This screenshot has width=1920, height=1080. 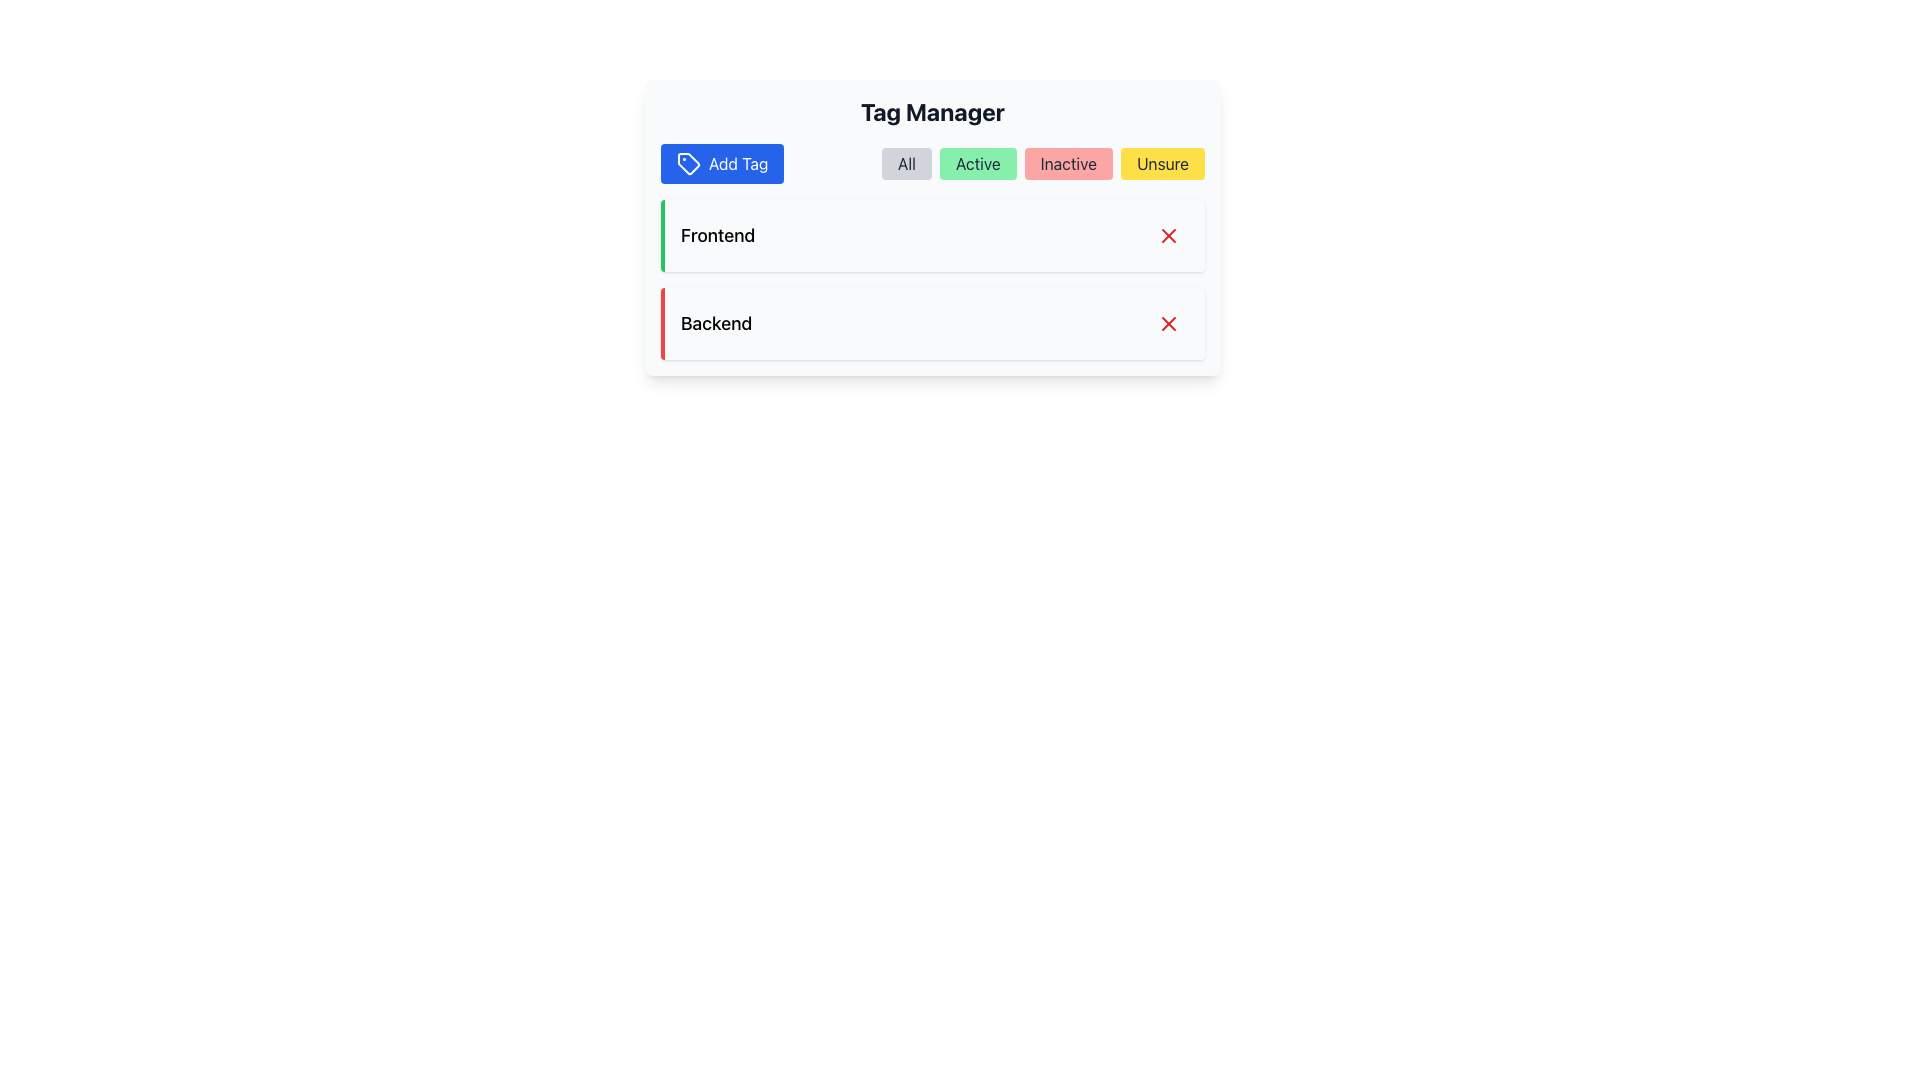 I want to click on the blue 'Add Tag' button with white text and a tag icon on its left, so click(x=720, y=163).